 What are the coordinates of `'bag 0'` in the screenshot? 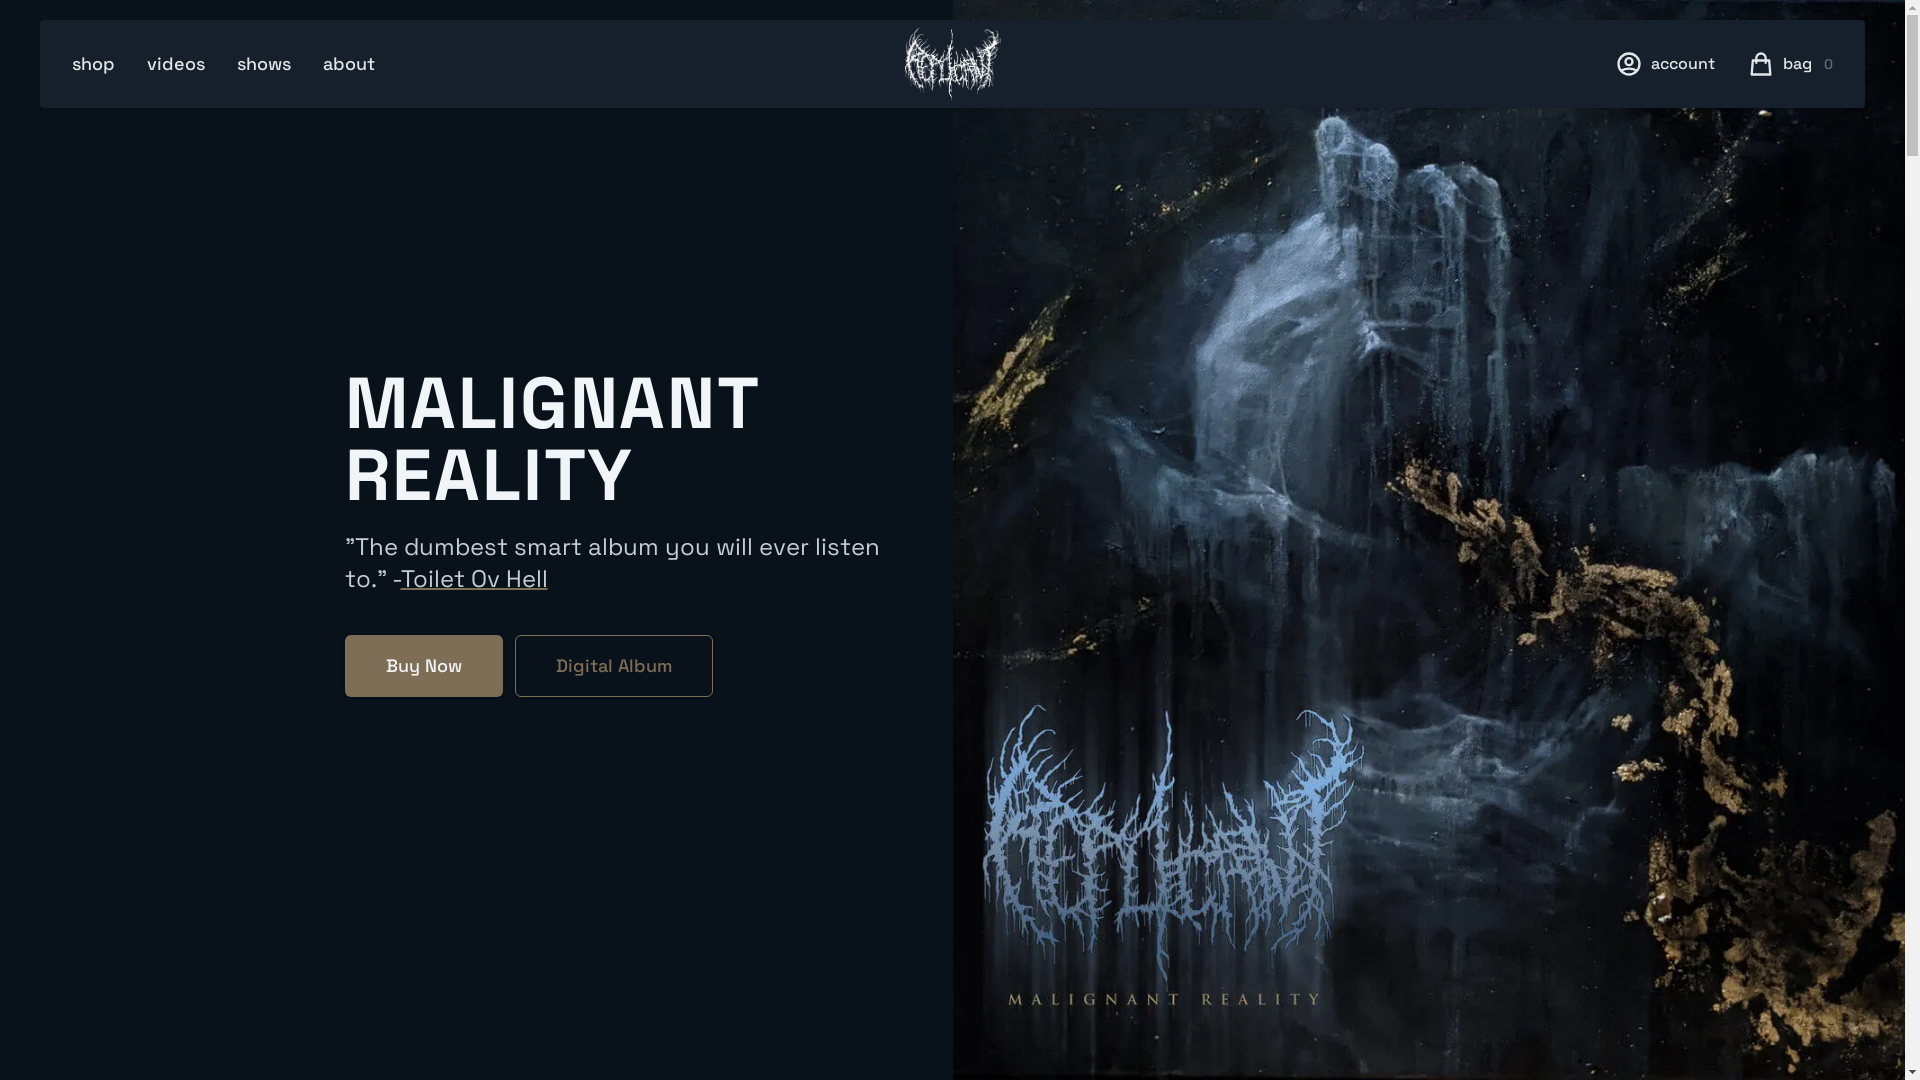 It's located at (1808, 63).